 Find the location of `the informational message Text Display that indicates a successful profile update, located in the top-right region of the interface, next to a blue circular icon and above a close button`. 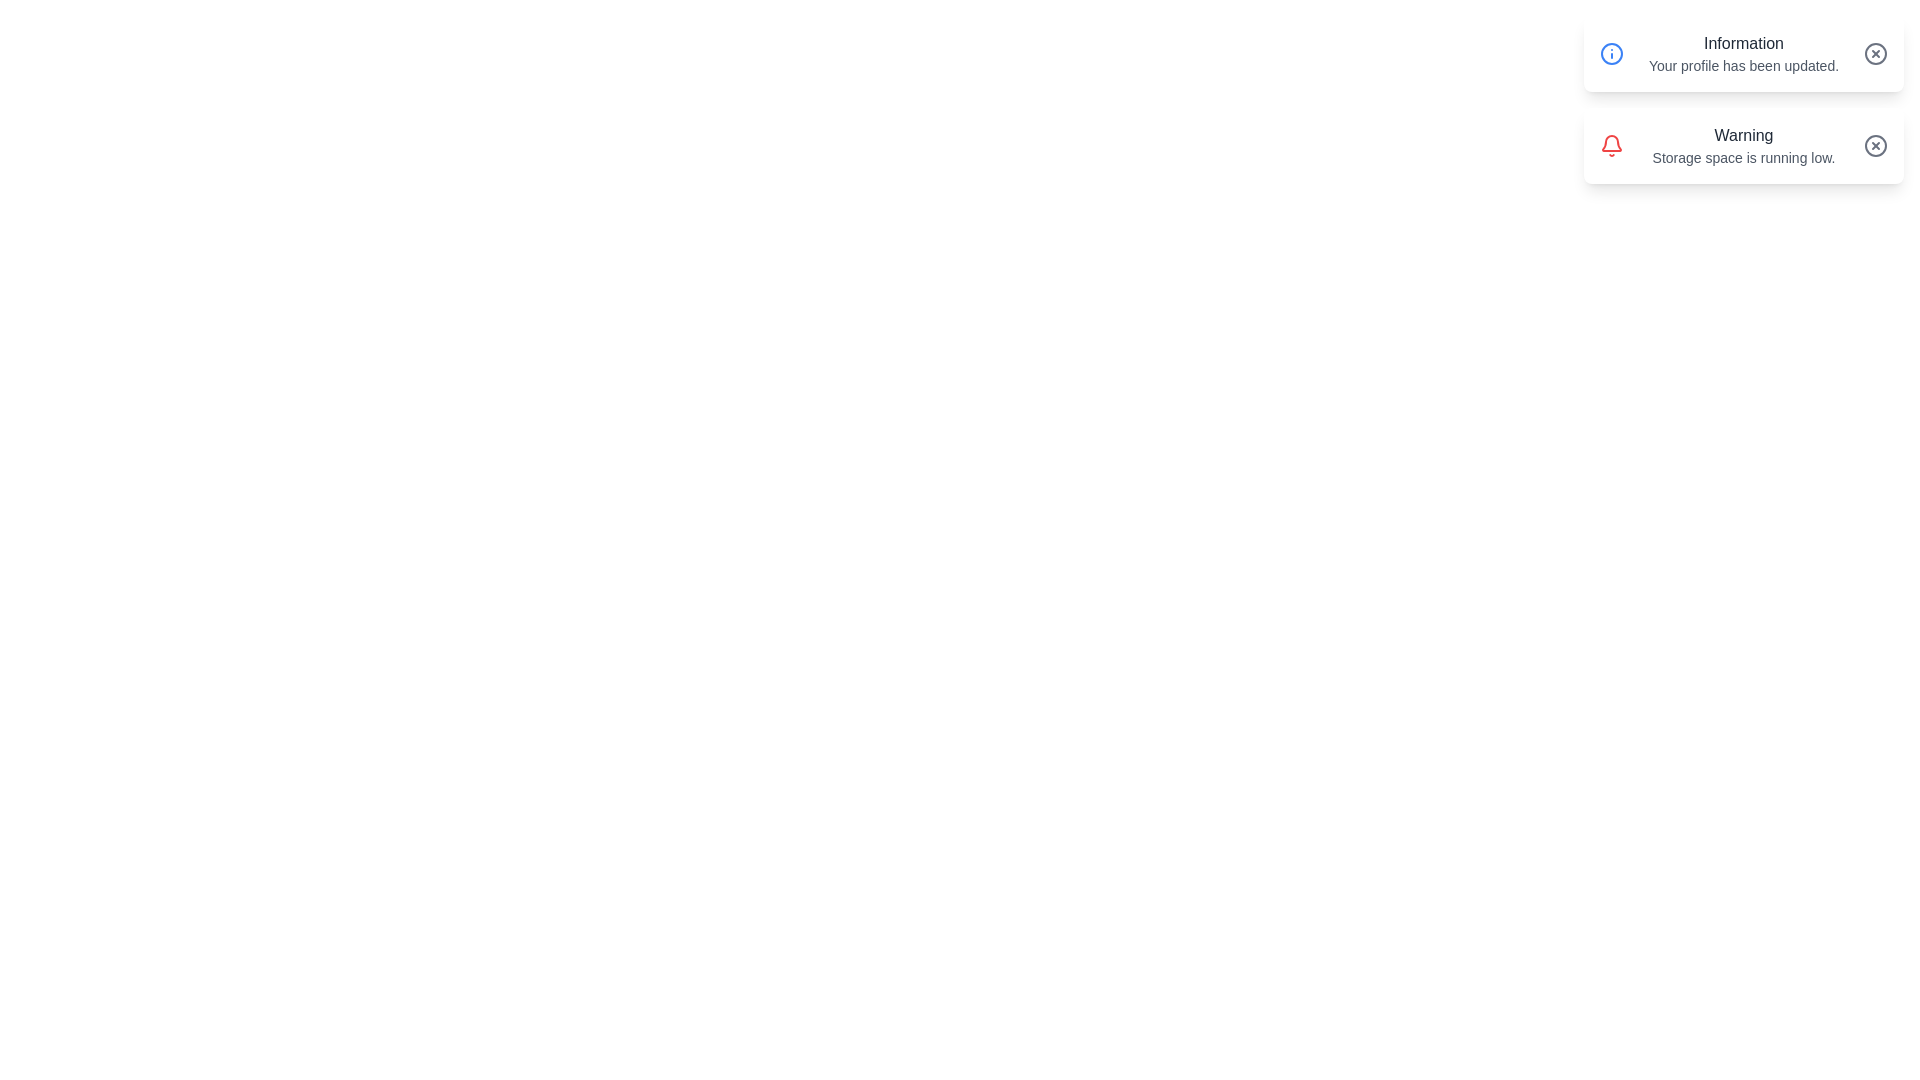

the informational message Text Display that indicates a successful profile update, located in the top-right region of the interface, next to a blue circular icon and above a close button is located at coordinates (1742, 53).